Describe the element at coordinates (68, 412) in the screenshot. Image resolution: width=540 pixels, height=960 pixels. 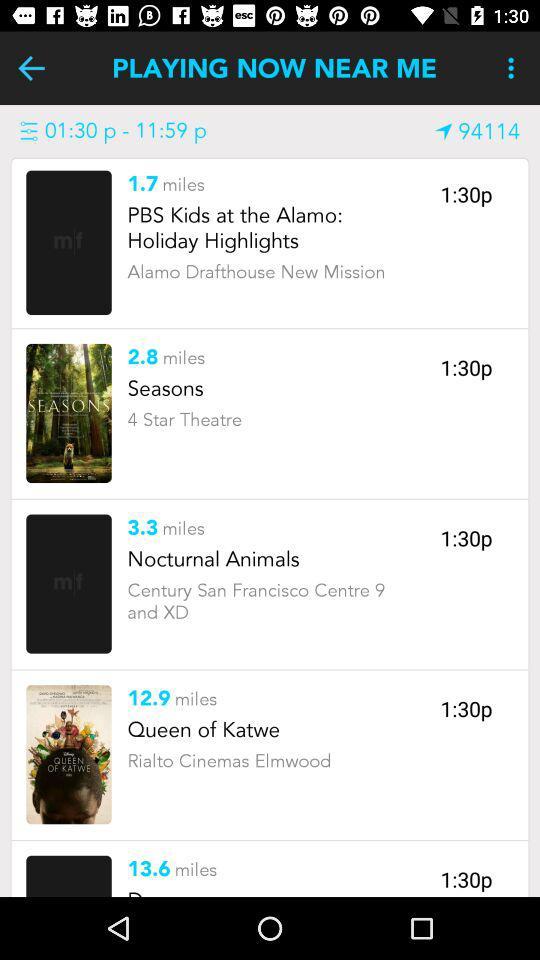
I see `movie selection` at that location.